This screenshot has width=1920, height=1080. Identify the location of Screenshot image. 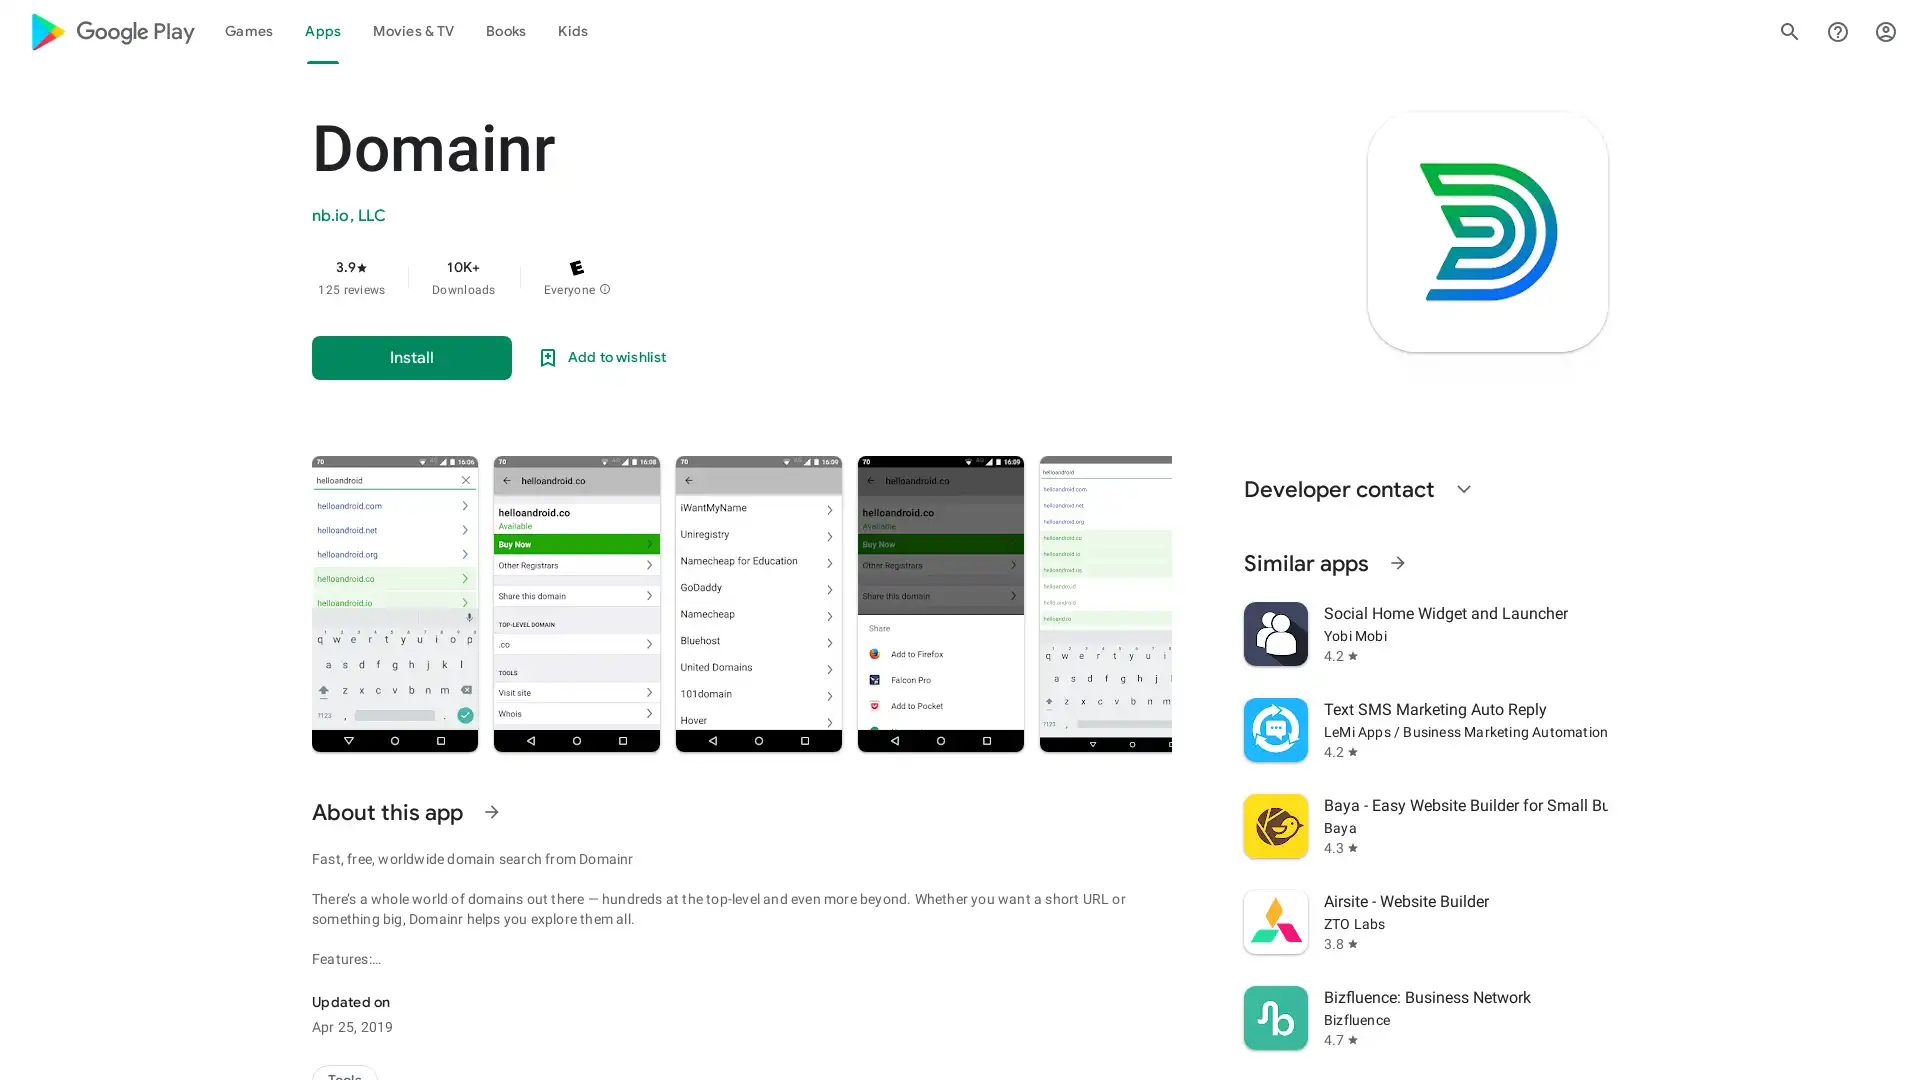
(757, 603).